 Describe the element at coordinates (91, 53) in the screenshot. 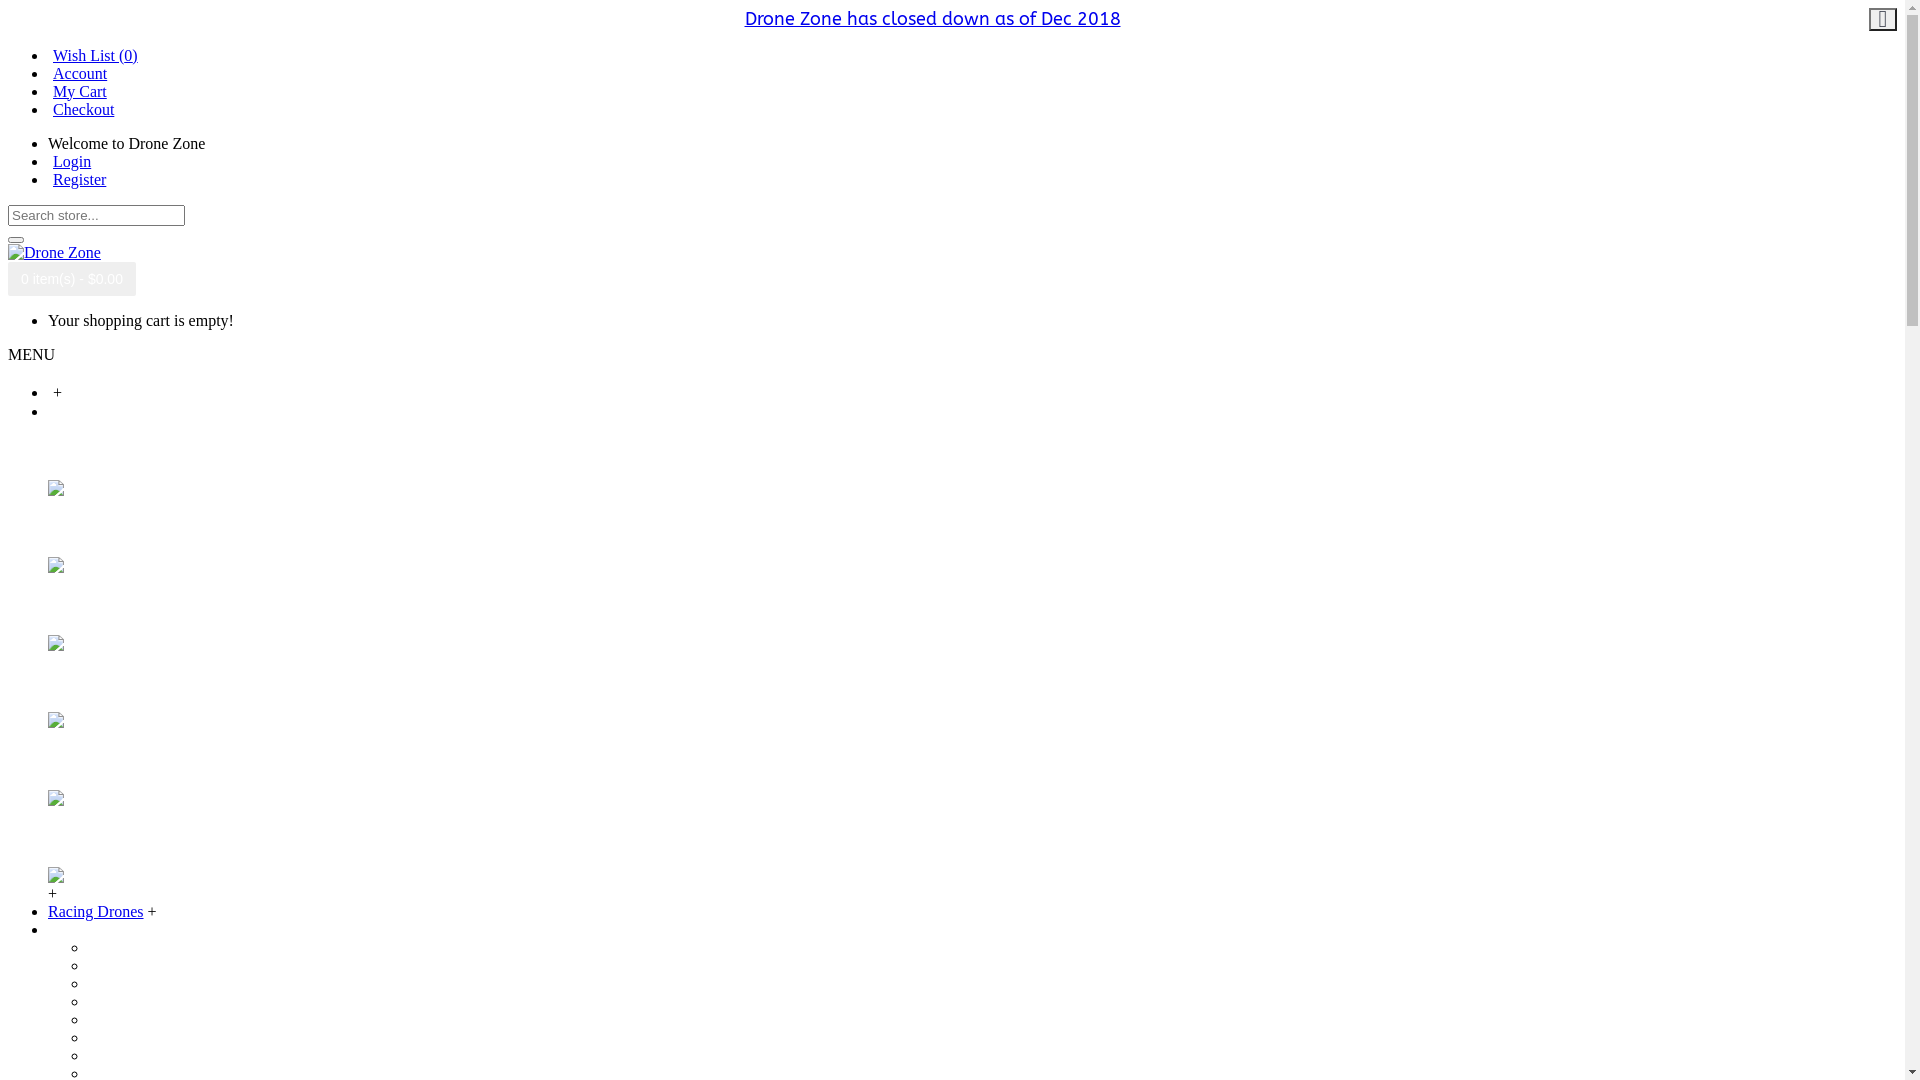

I see `'Wish List (0)'` at that location.